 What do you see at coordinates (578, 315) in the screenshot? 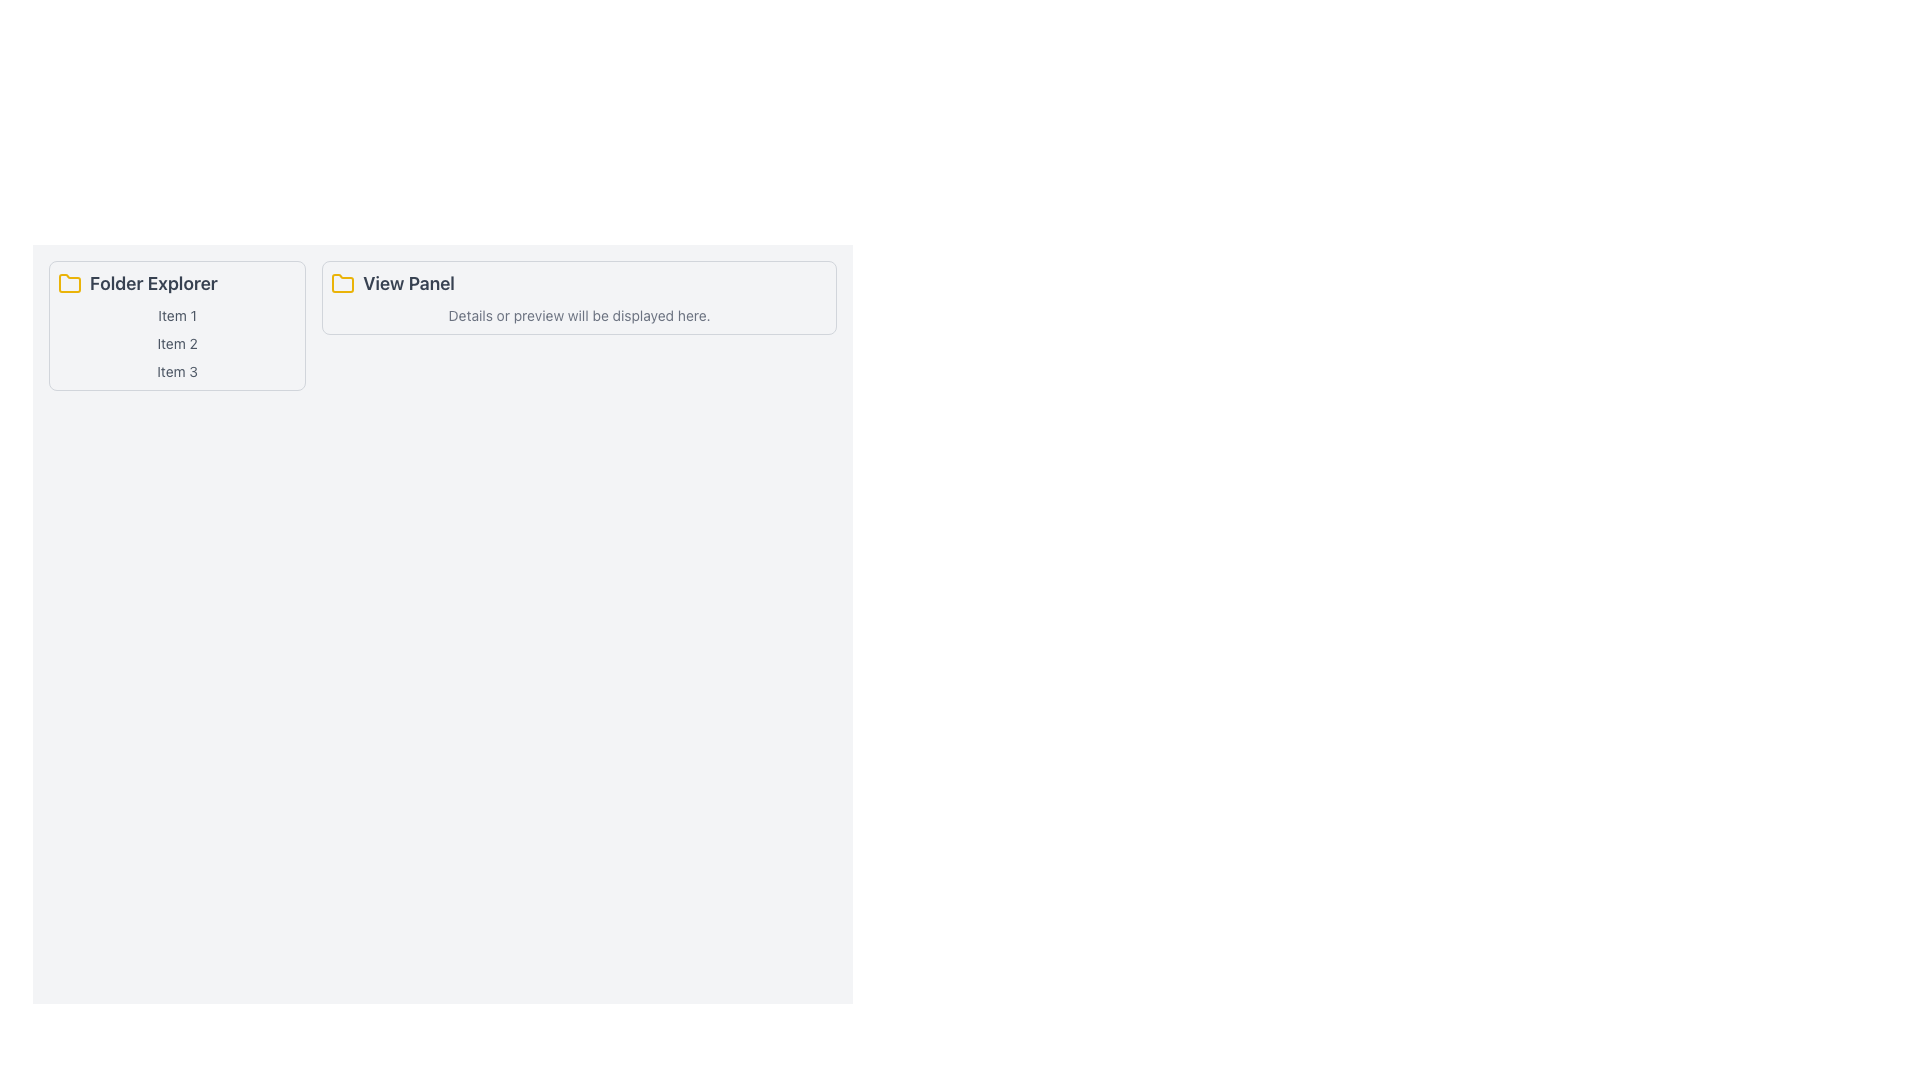
I see `the informational placeholder text located at the lower portion of the 'View Panel' section, following the title 'View Panel'` at bounding box center [578, 315].